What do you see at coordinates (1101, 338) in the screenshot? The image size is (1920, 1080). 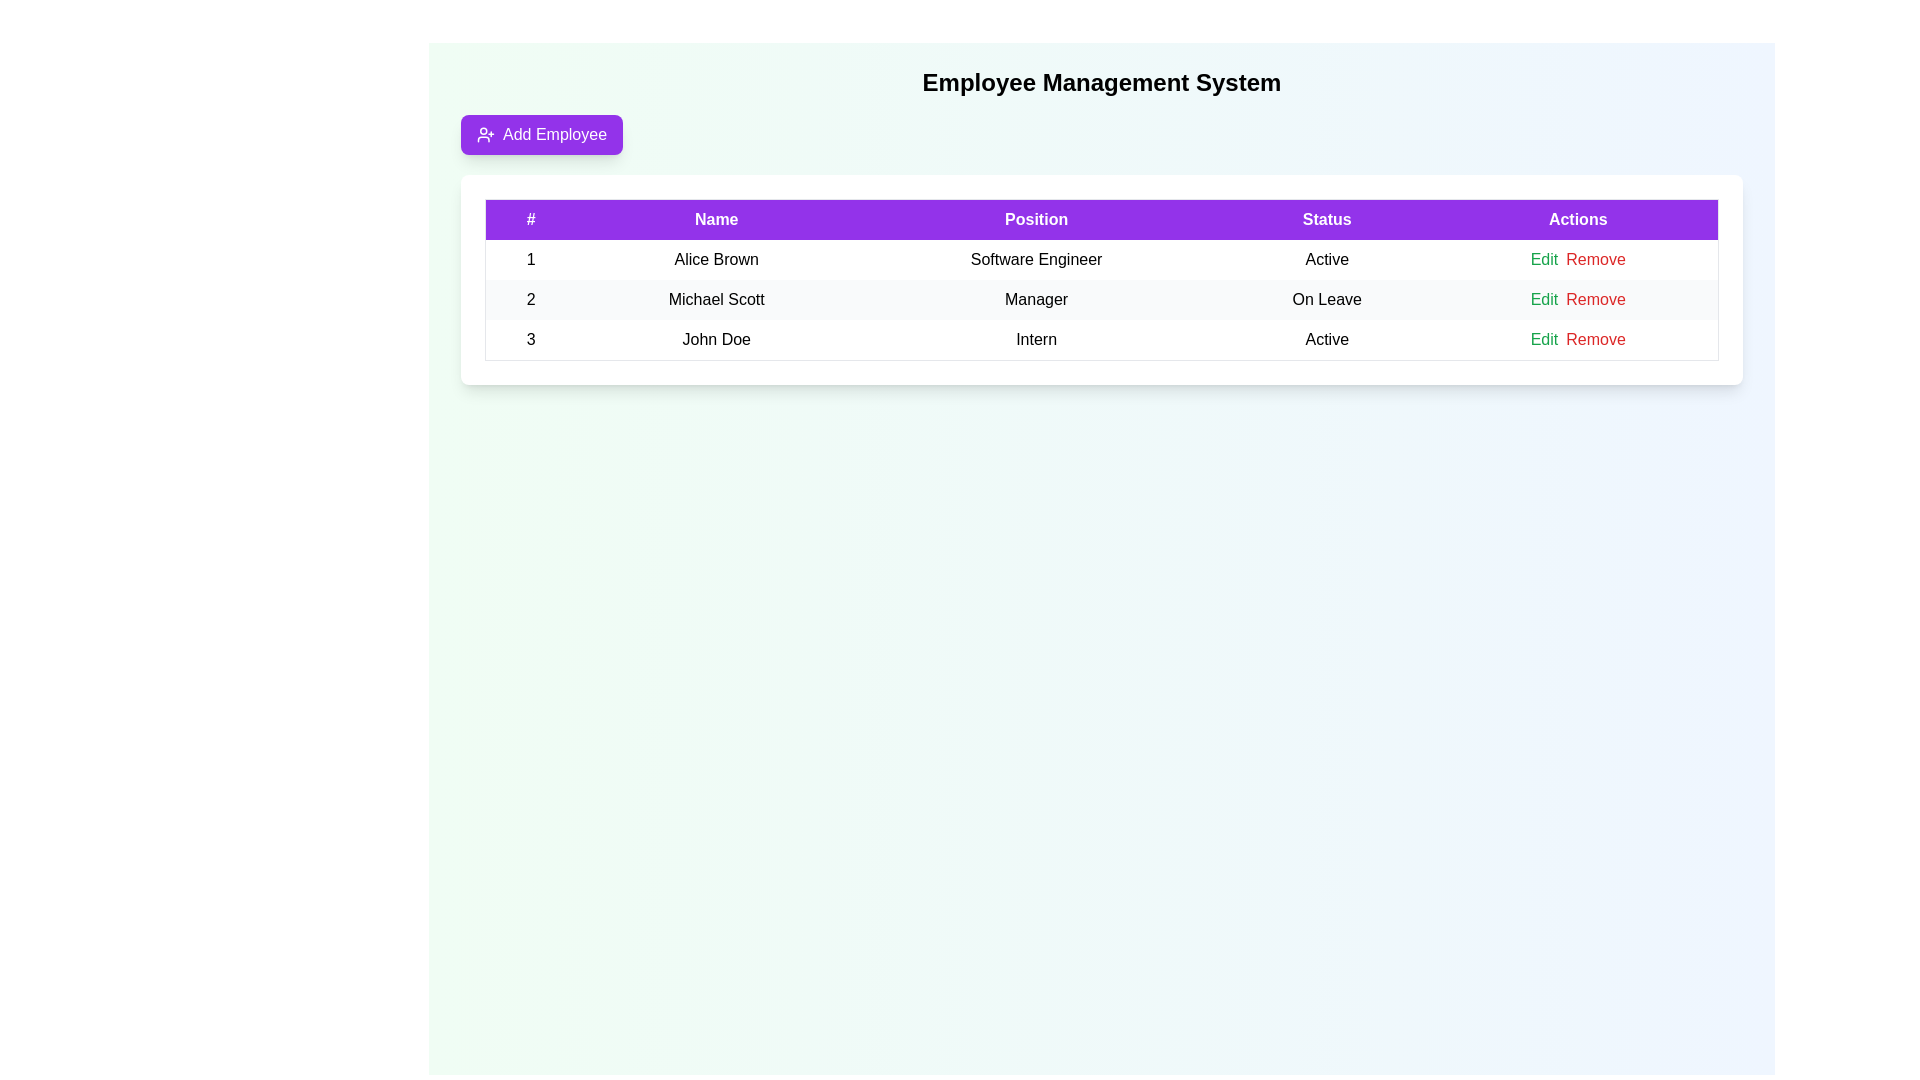 I see `the third row in the employee records table` at bounding box center [1101, 338].